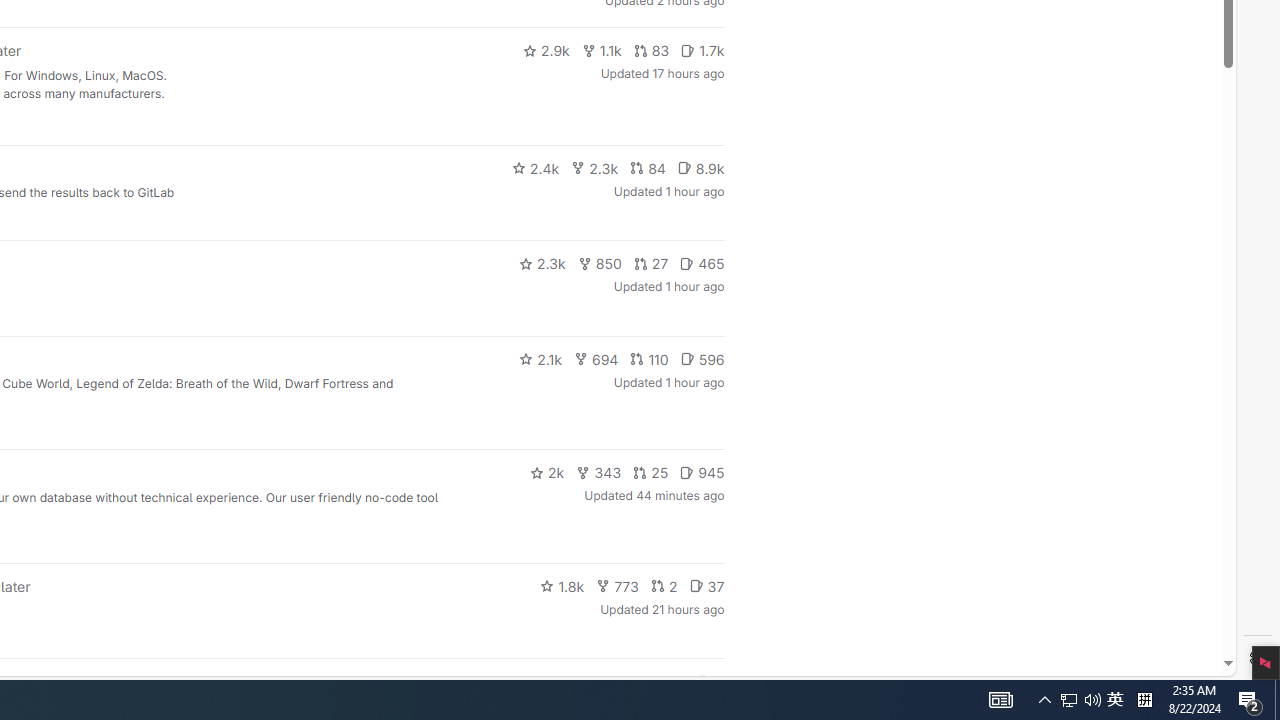 This screenshot has height=720, width=1280. Describe the element at coordinates (542, 262) in the screenshot. I see `'2.3k'` at that location.